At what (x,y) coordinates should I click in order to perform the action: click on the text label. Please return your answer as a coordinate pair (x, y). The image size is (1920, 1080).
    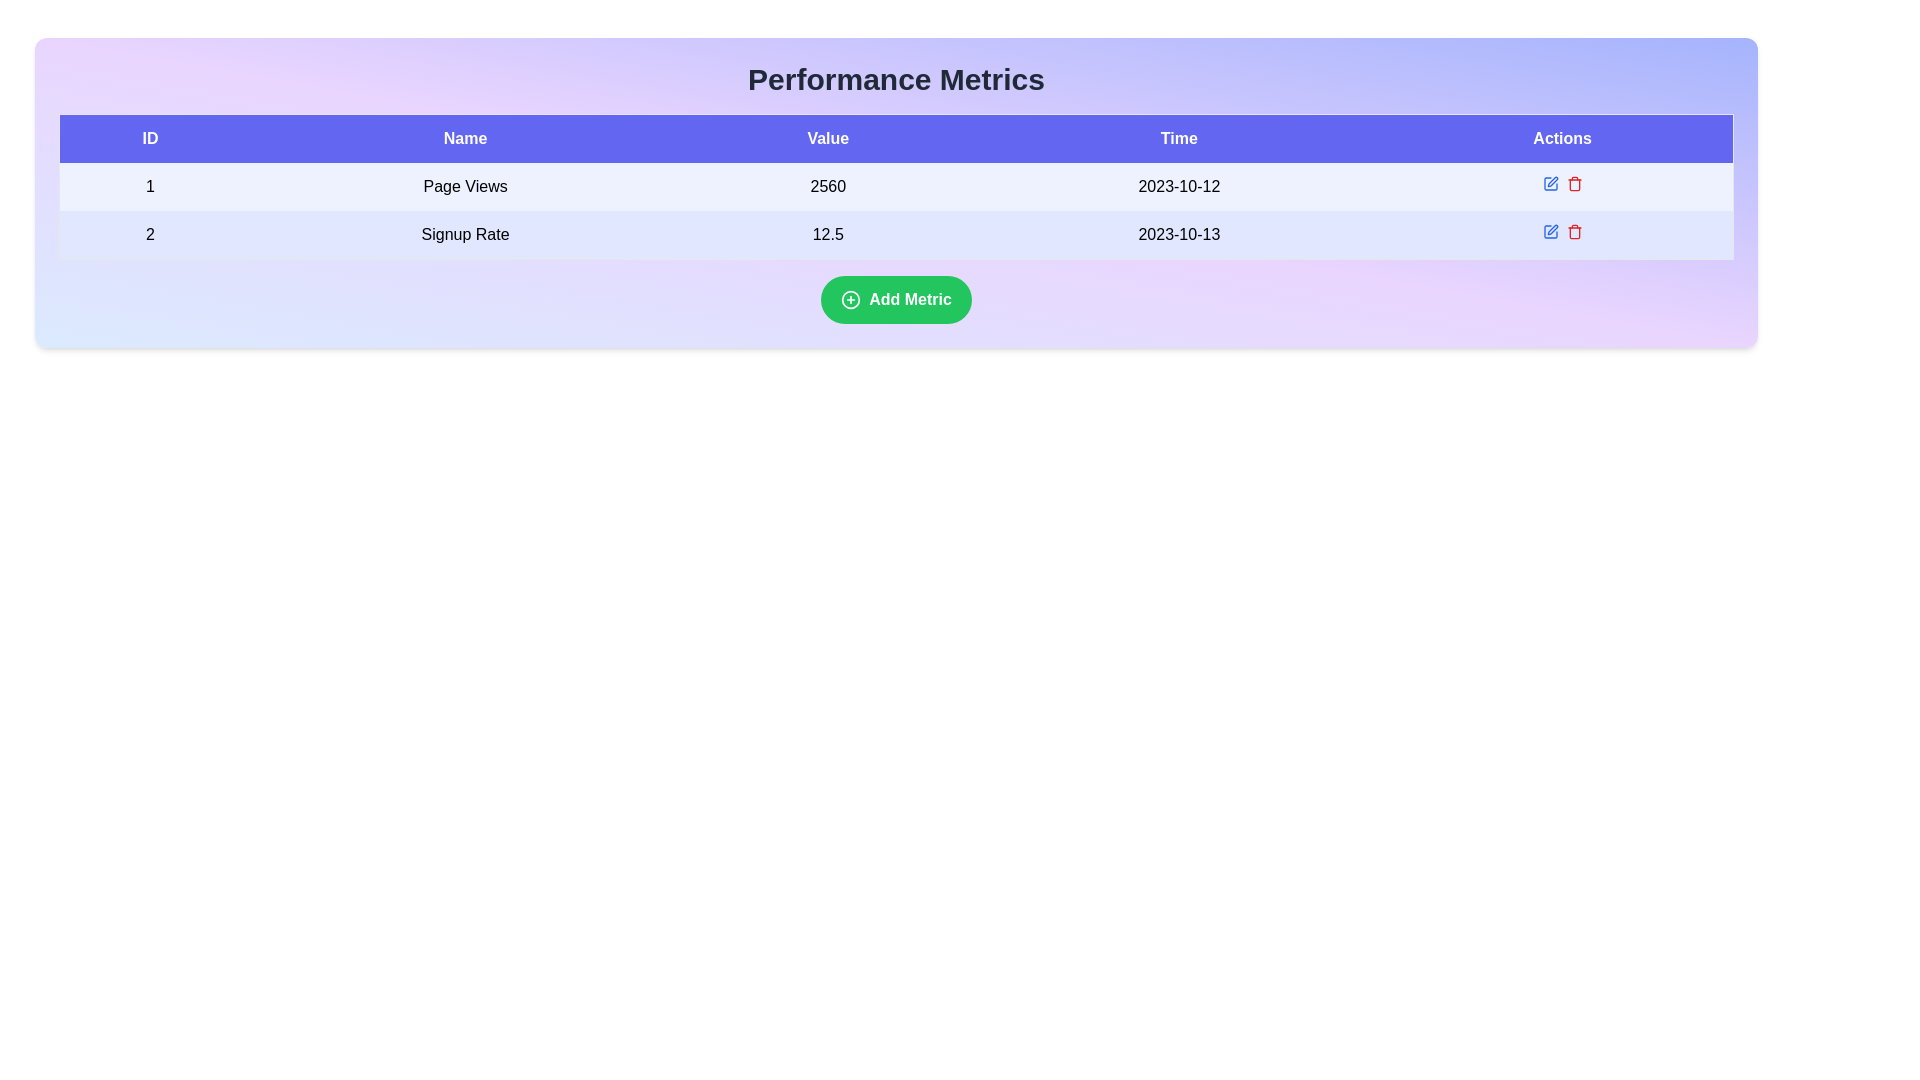
    Looking at the image, I should click on (149, 234).